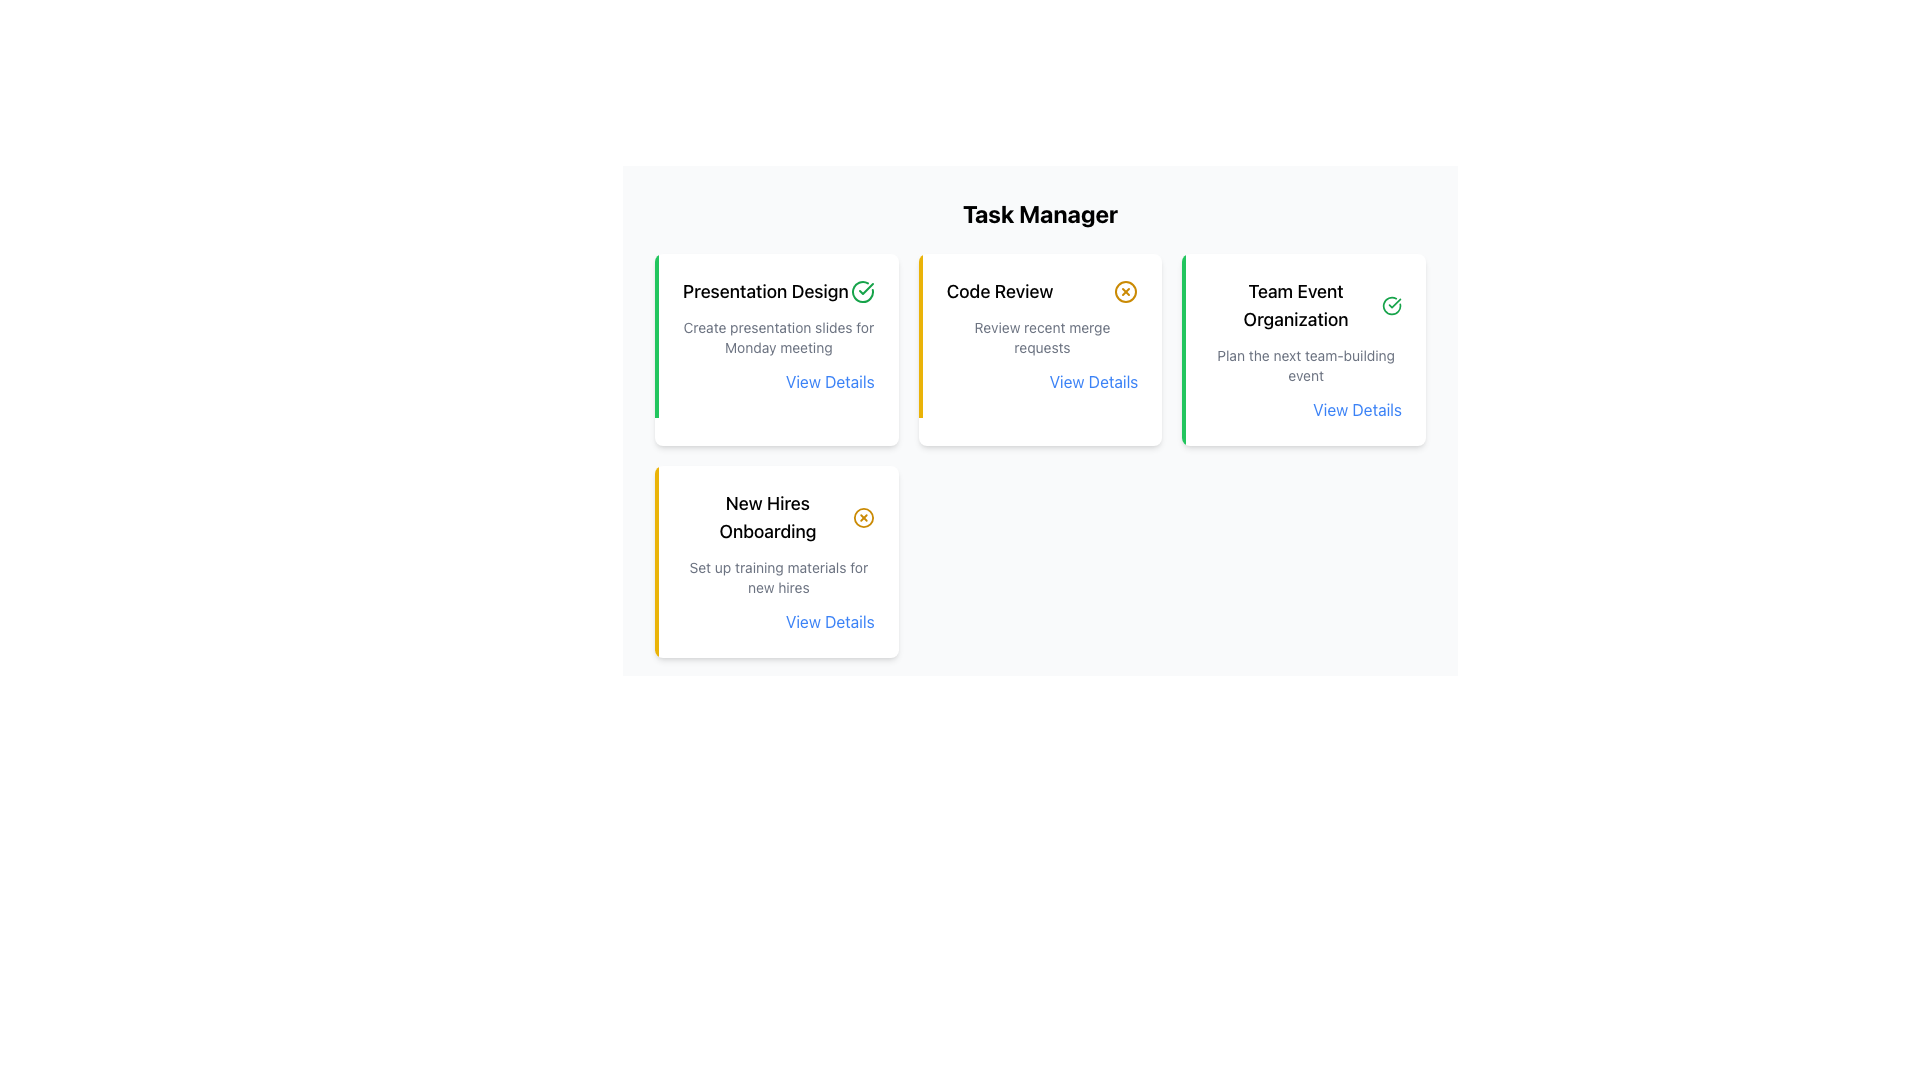 The image size is (1920, 1080). What do you see at coordinates (1040, 334) in the screenshot?
I see `information displayed on the 'Code Review' task card located in the top row, middle column of the grid layout` at bounding box center [1040, 334].